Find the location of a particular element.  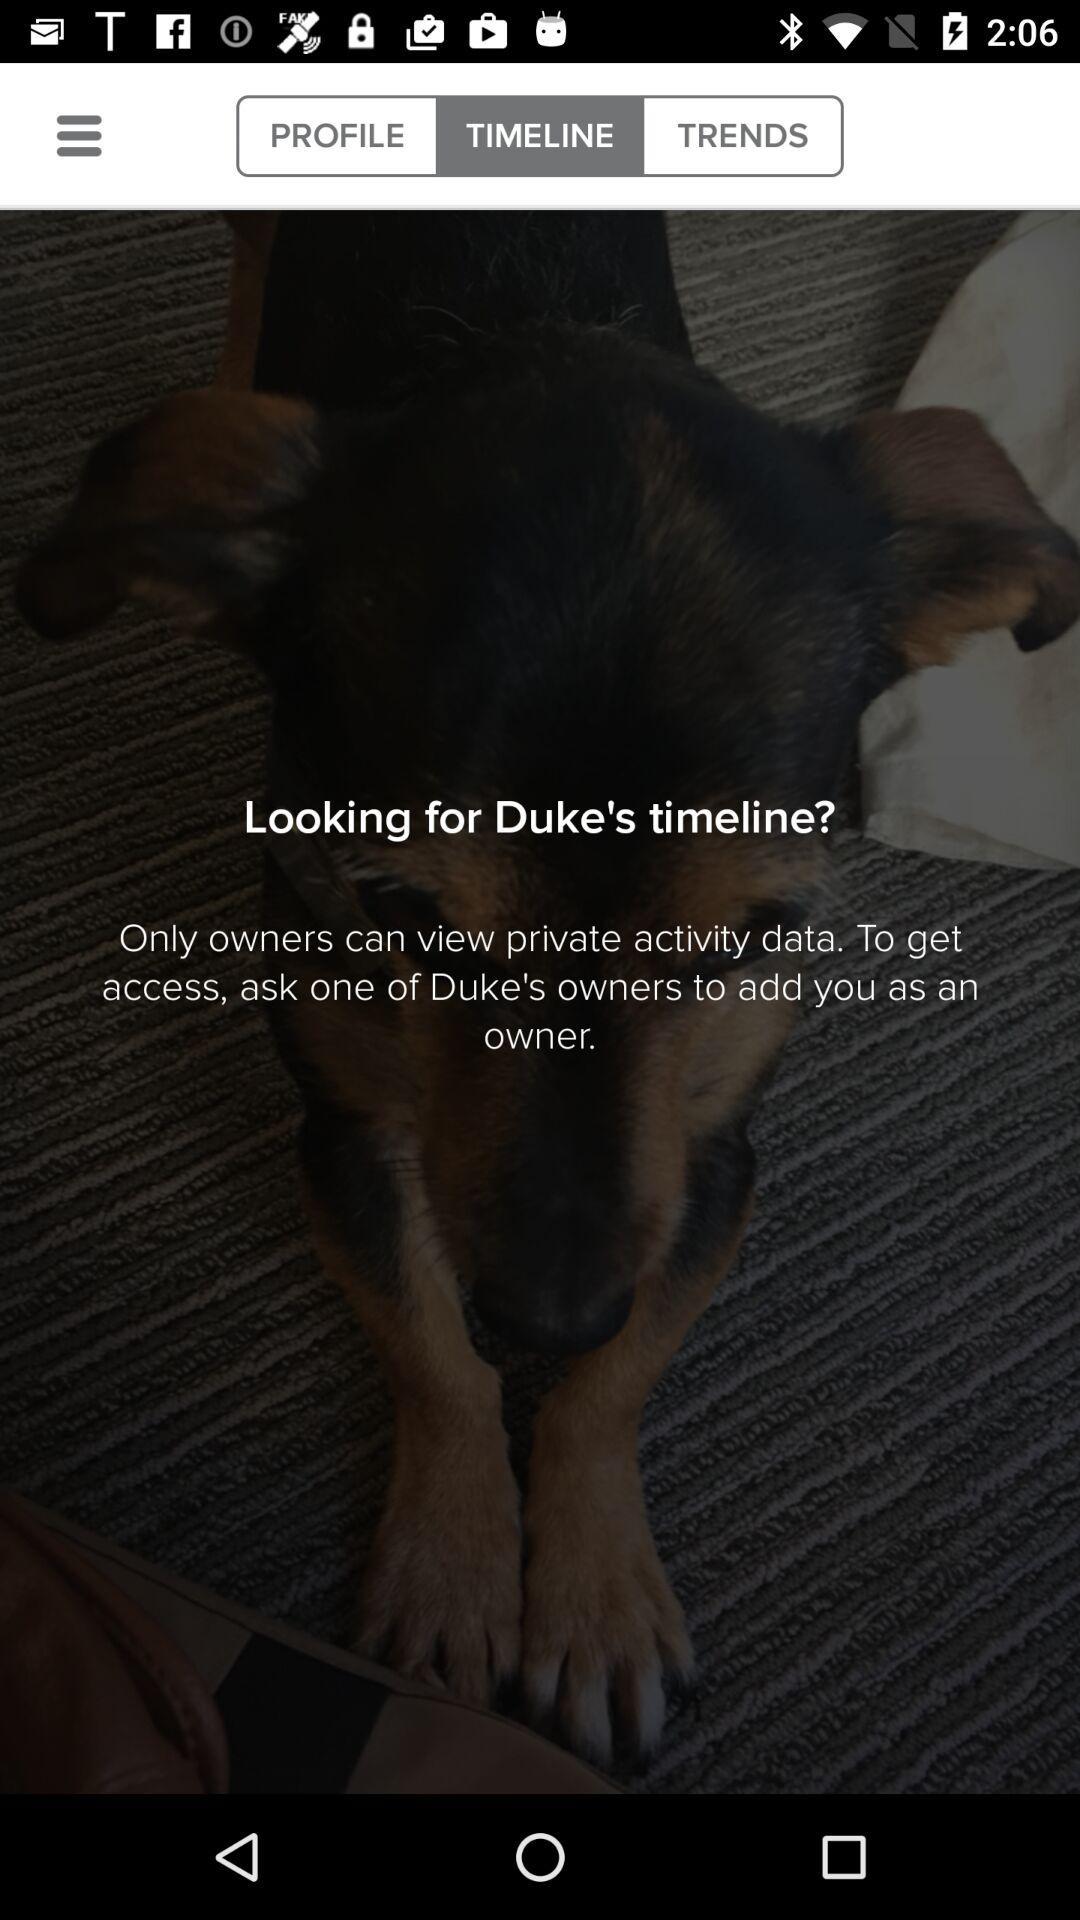

the trends item is located at coordinates (742, 135).